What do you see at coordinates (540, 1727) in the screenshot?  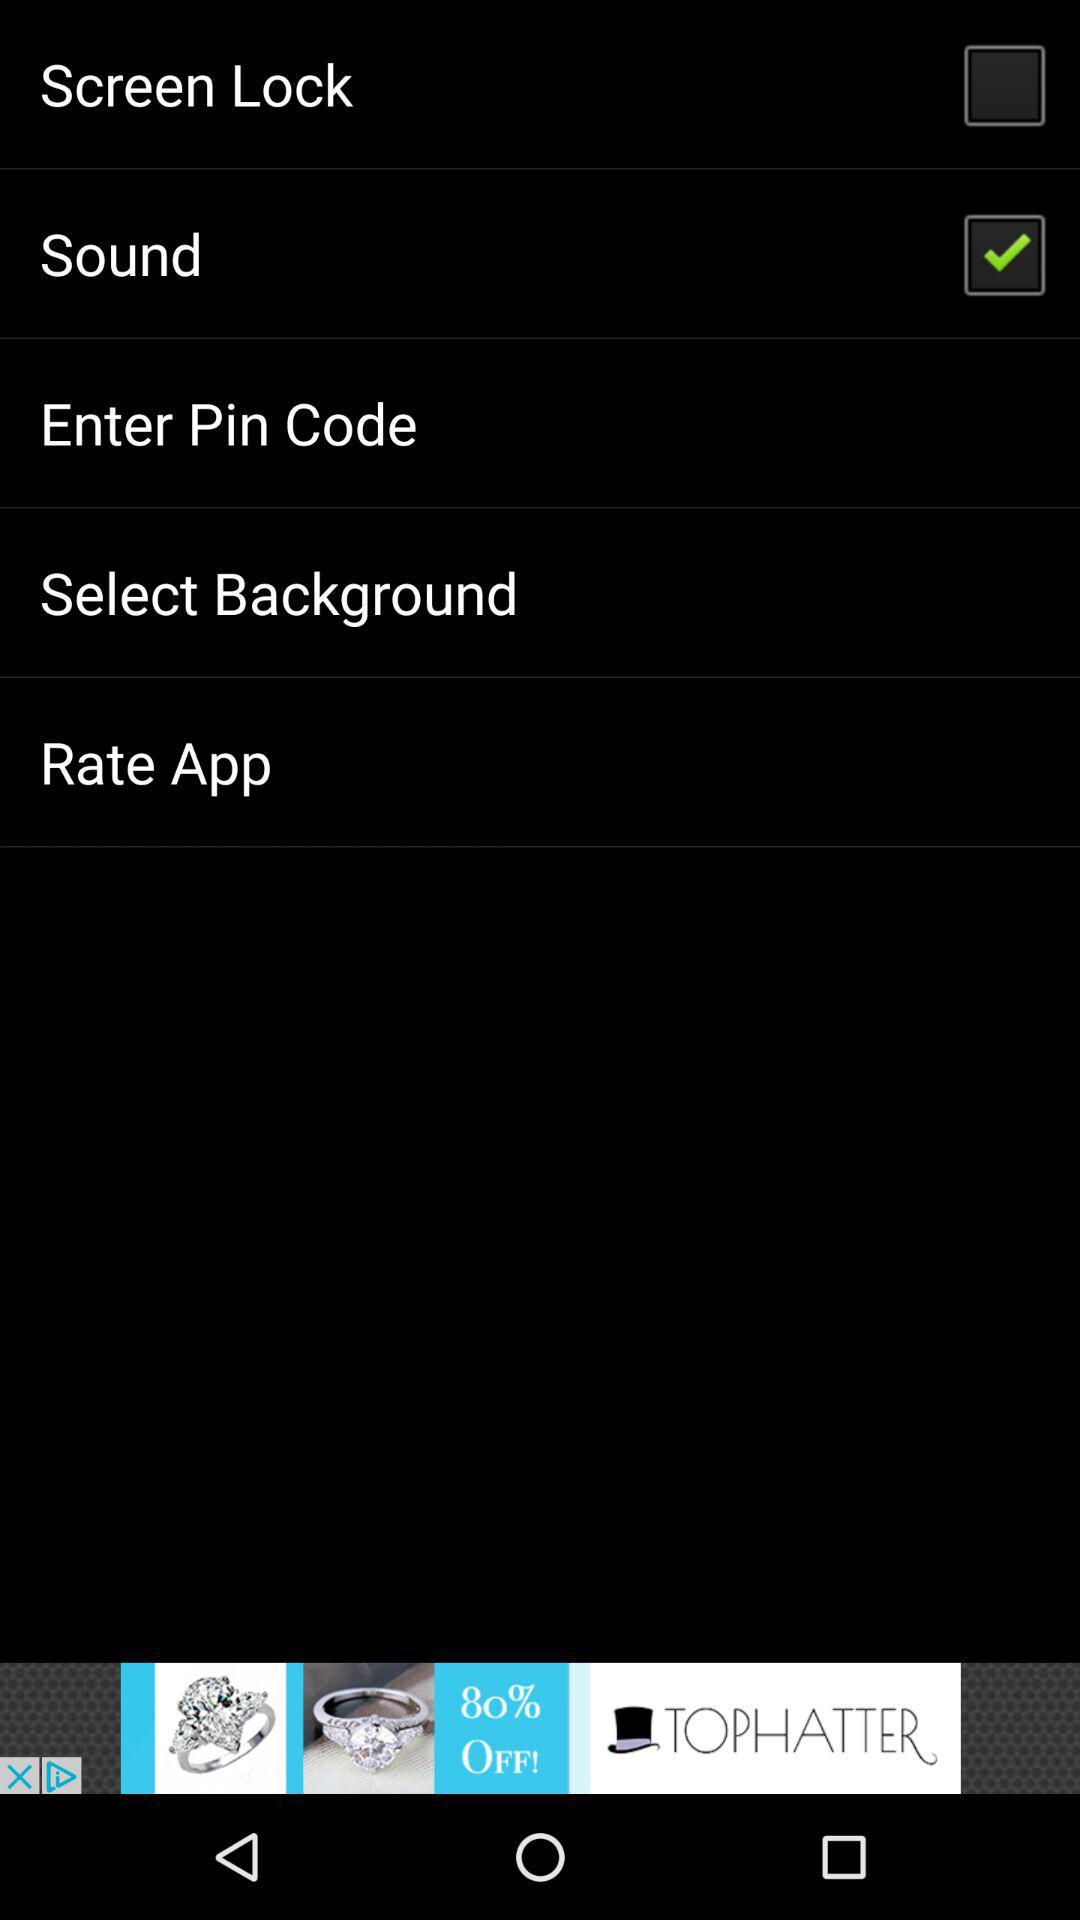 I see `advertisement` at bounding box center [540, 1727].